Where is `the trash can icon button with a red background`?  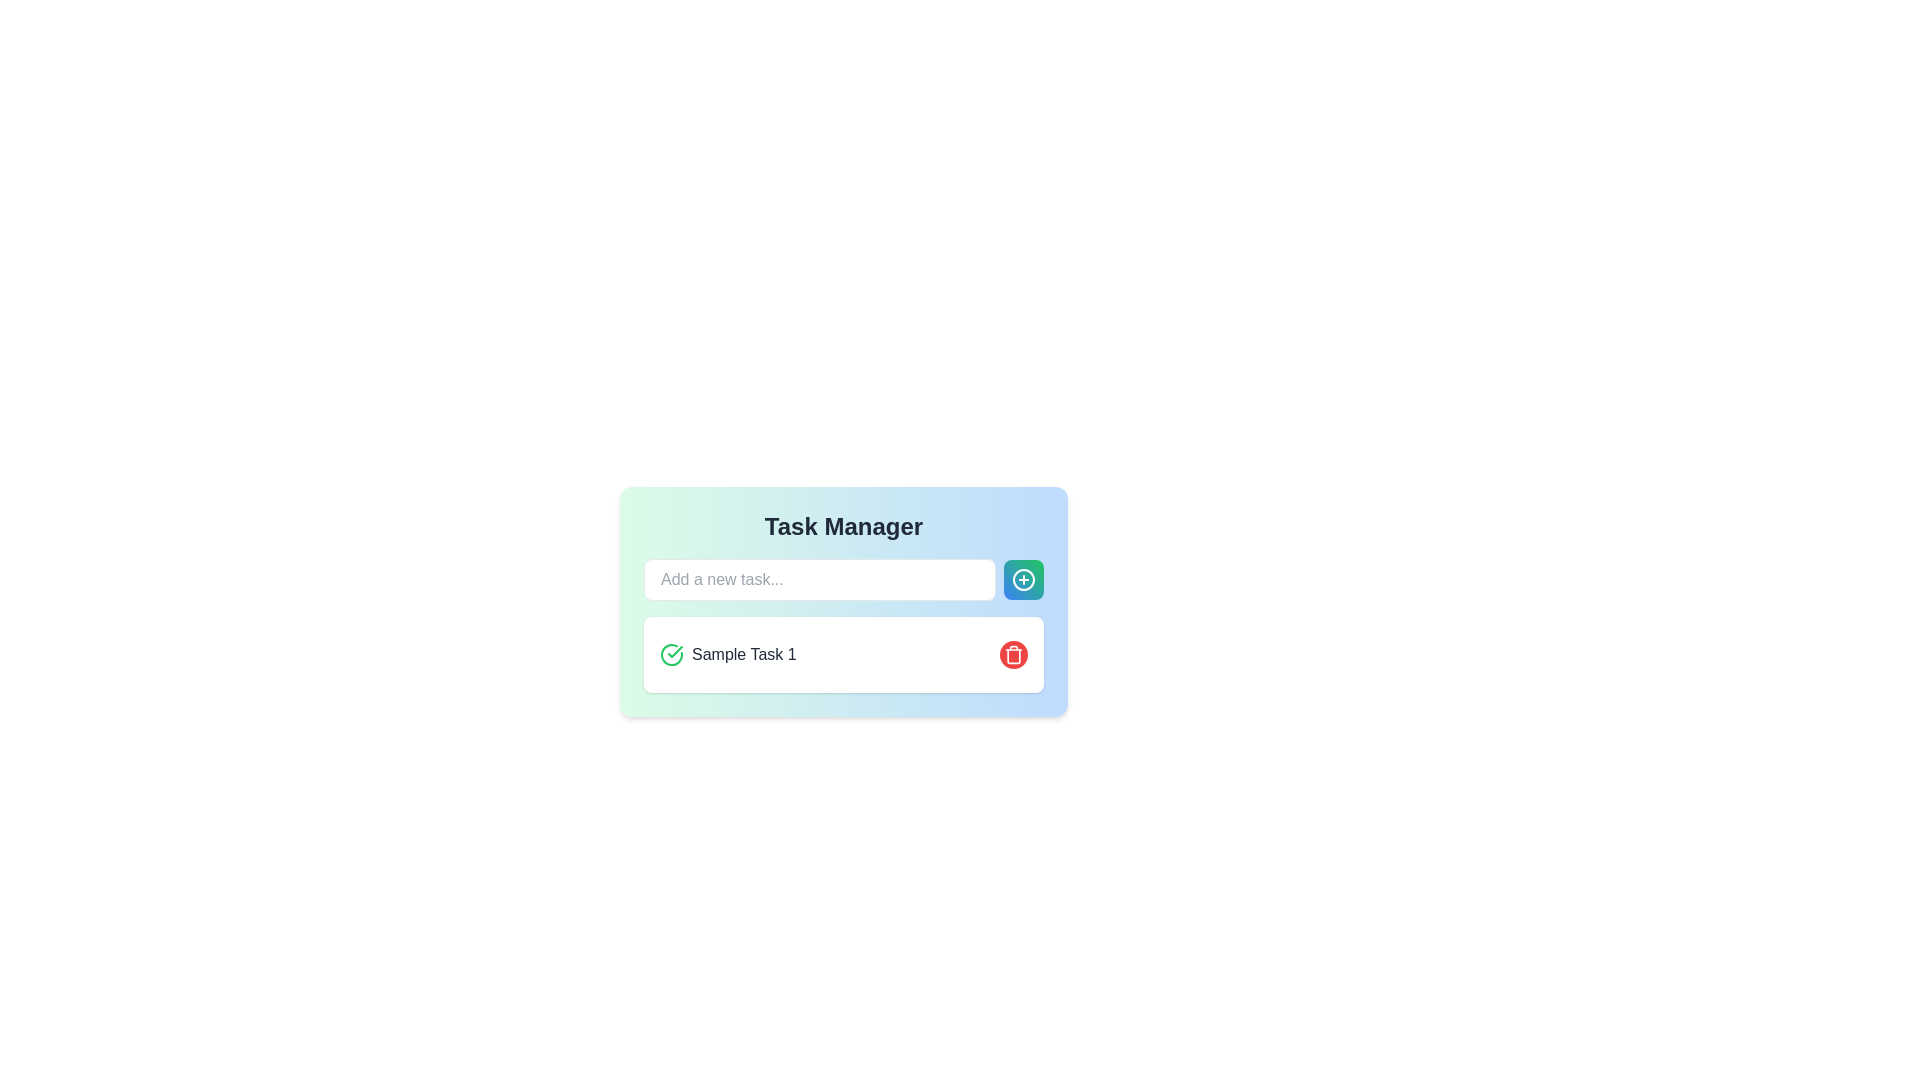
the trash can icon button with a red background is located at coordinates (1013, 655).